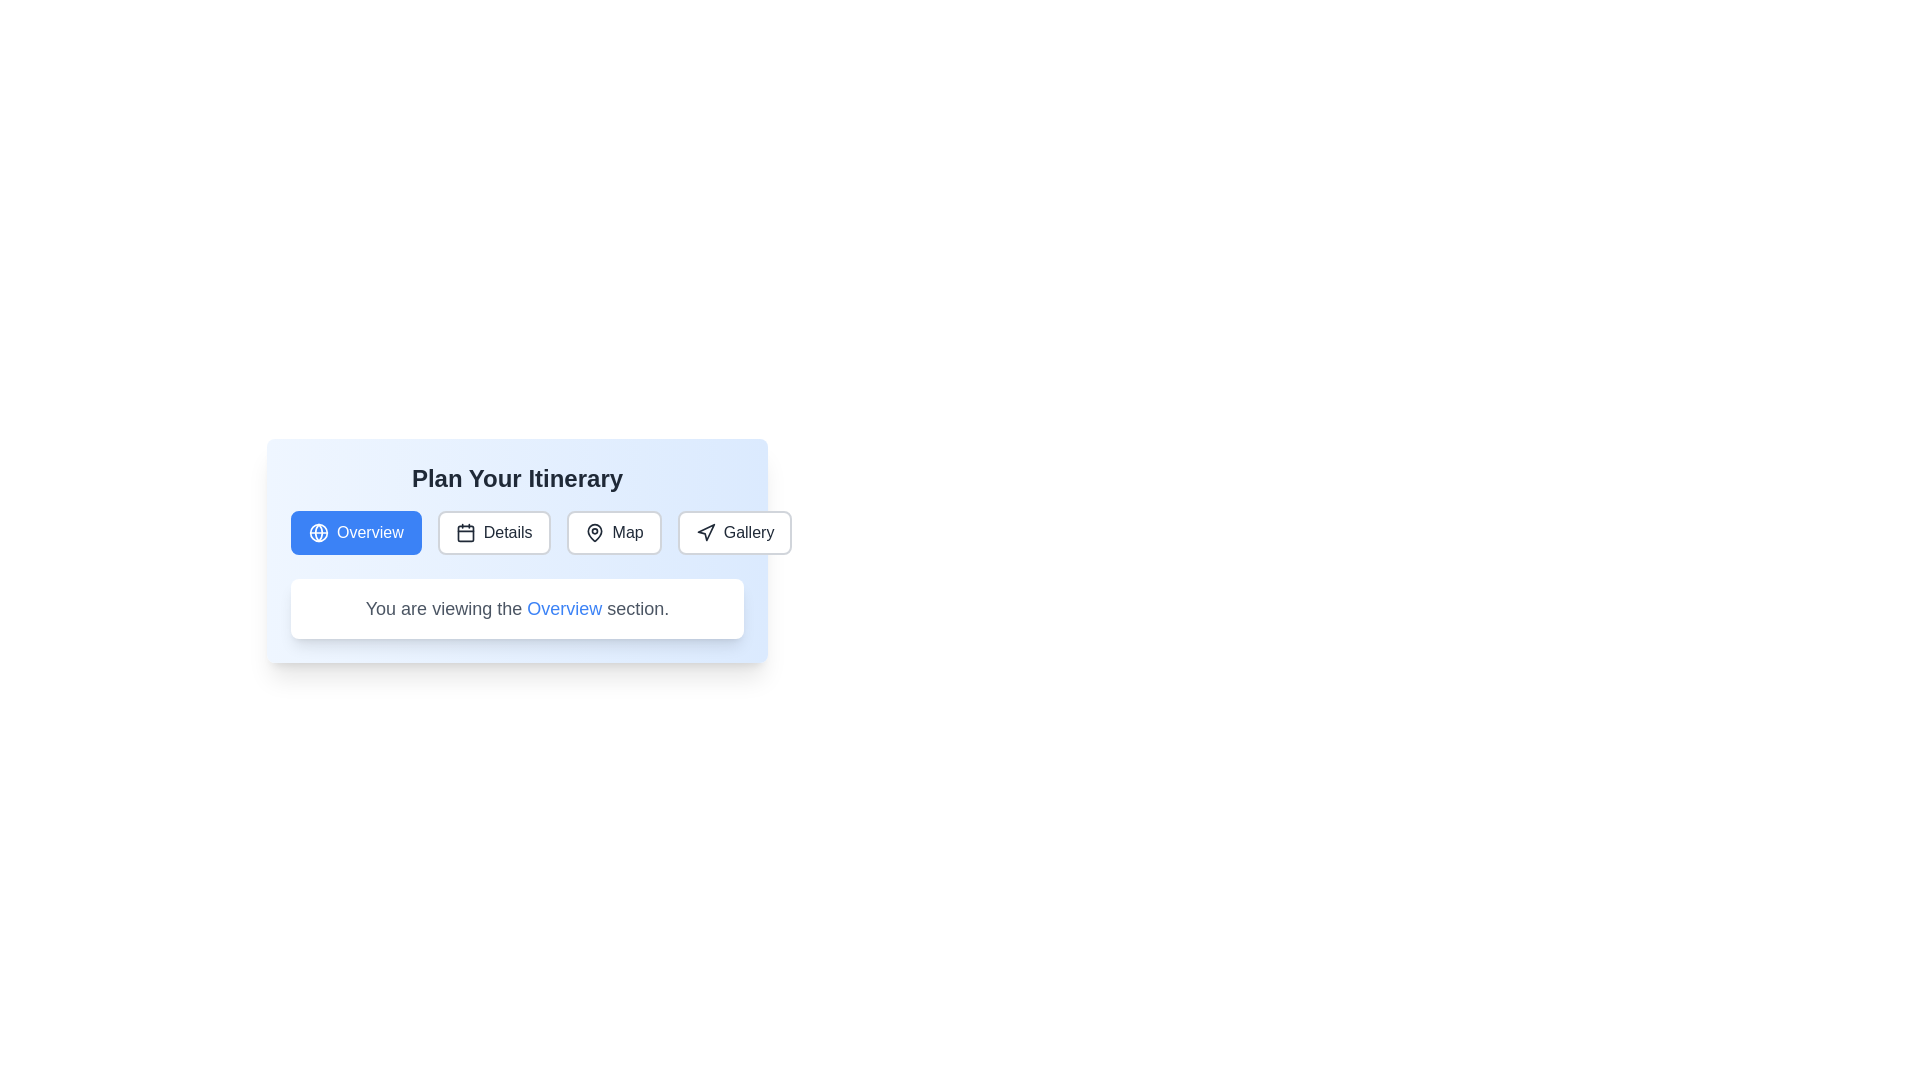 This screenshot has height=1080, width=1920. I want to click on the 'Details' button which contains the calendar icon located to the left of the text within the button, so click(464, 531).